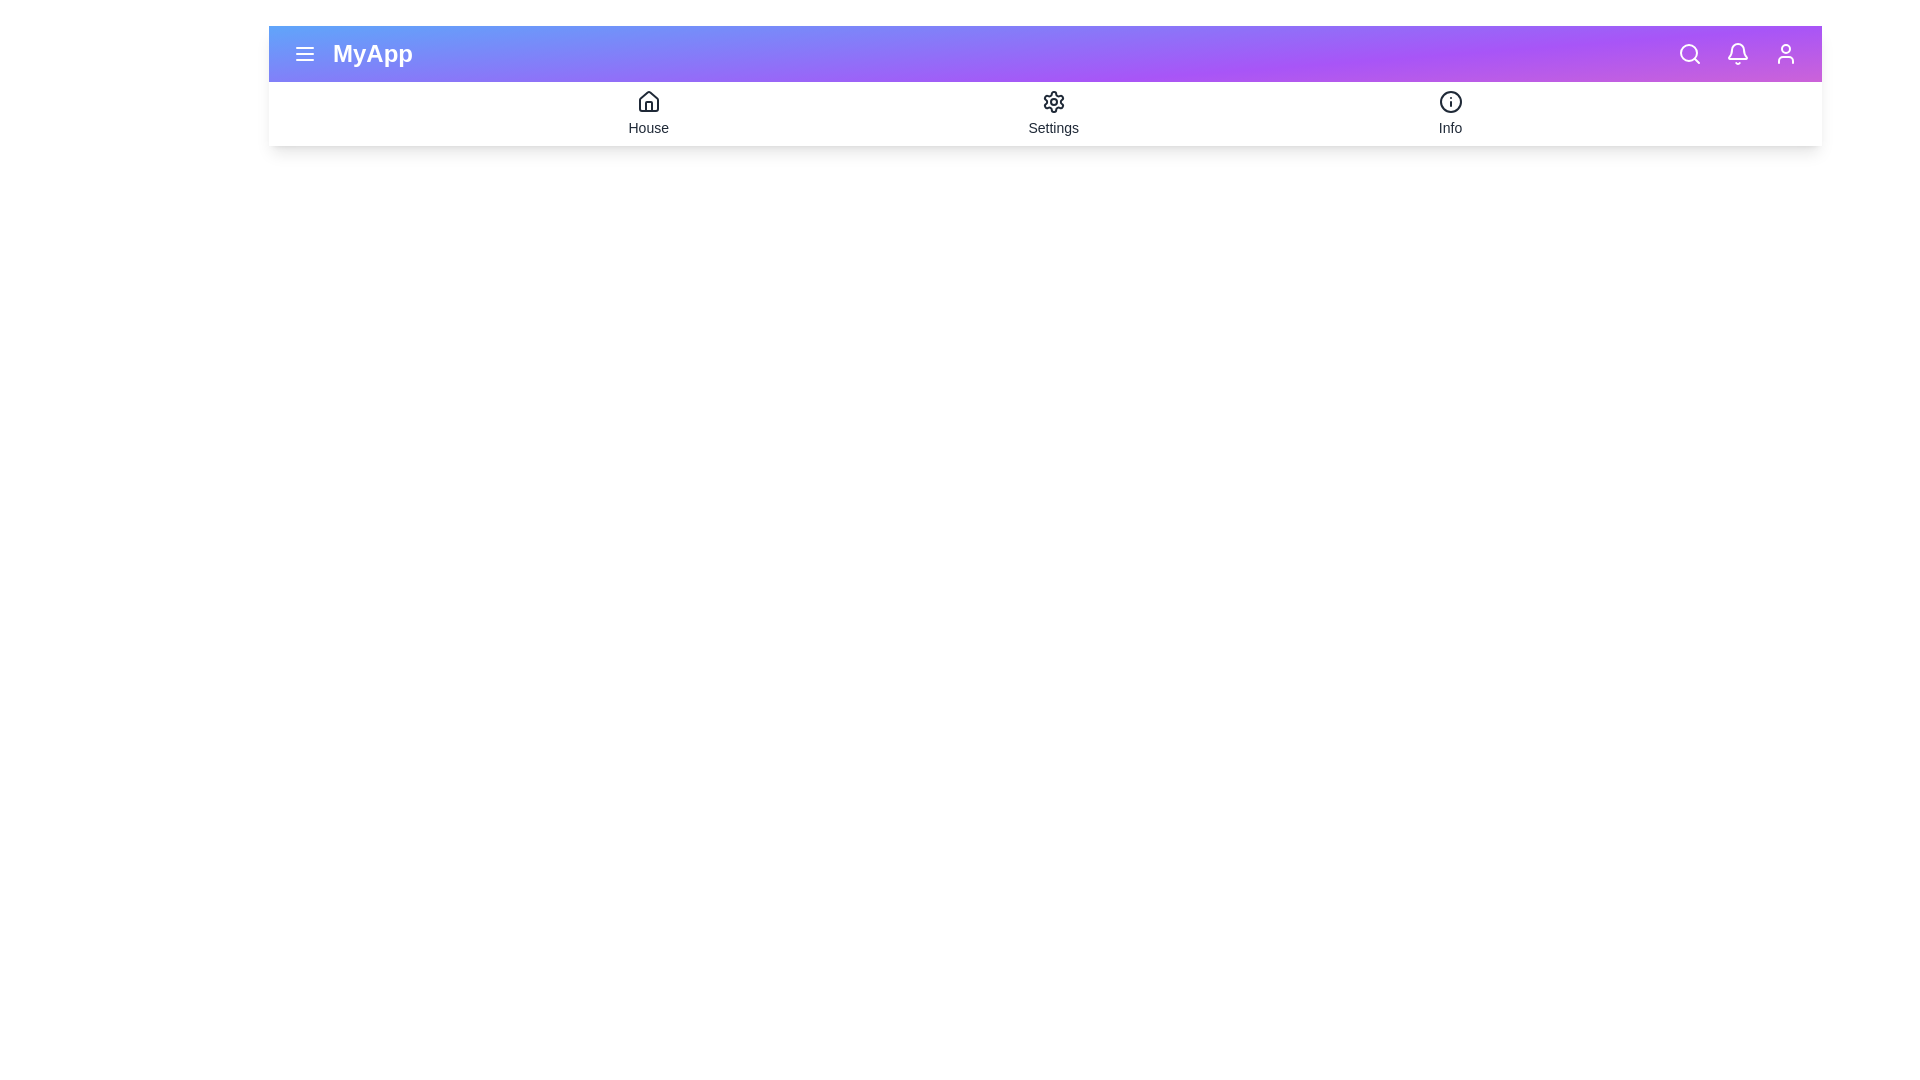  What do you see at coordinates (1688, 53) in the screenshot?
I see `the icon search to preview its interaction` at bounding box center [1688, 53].